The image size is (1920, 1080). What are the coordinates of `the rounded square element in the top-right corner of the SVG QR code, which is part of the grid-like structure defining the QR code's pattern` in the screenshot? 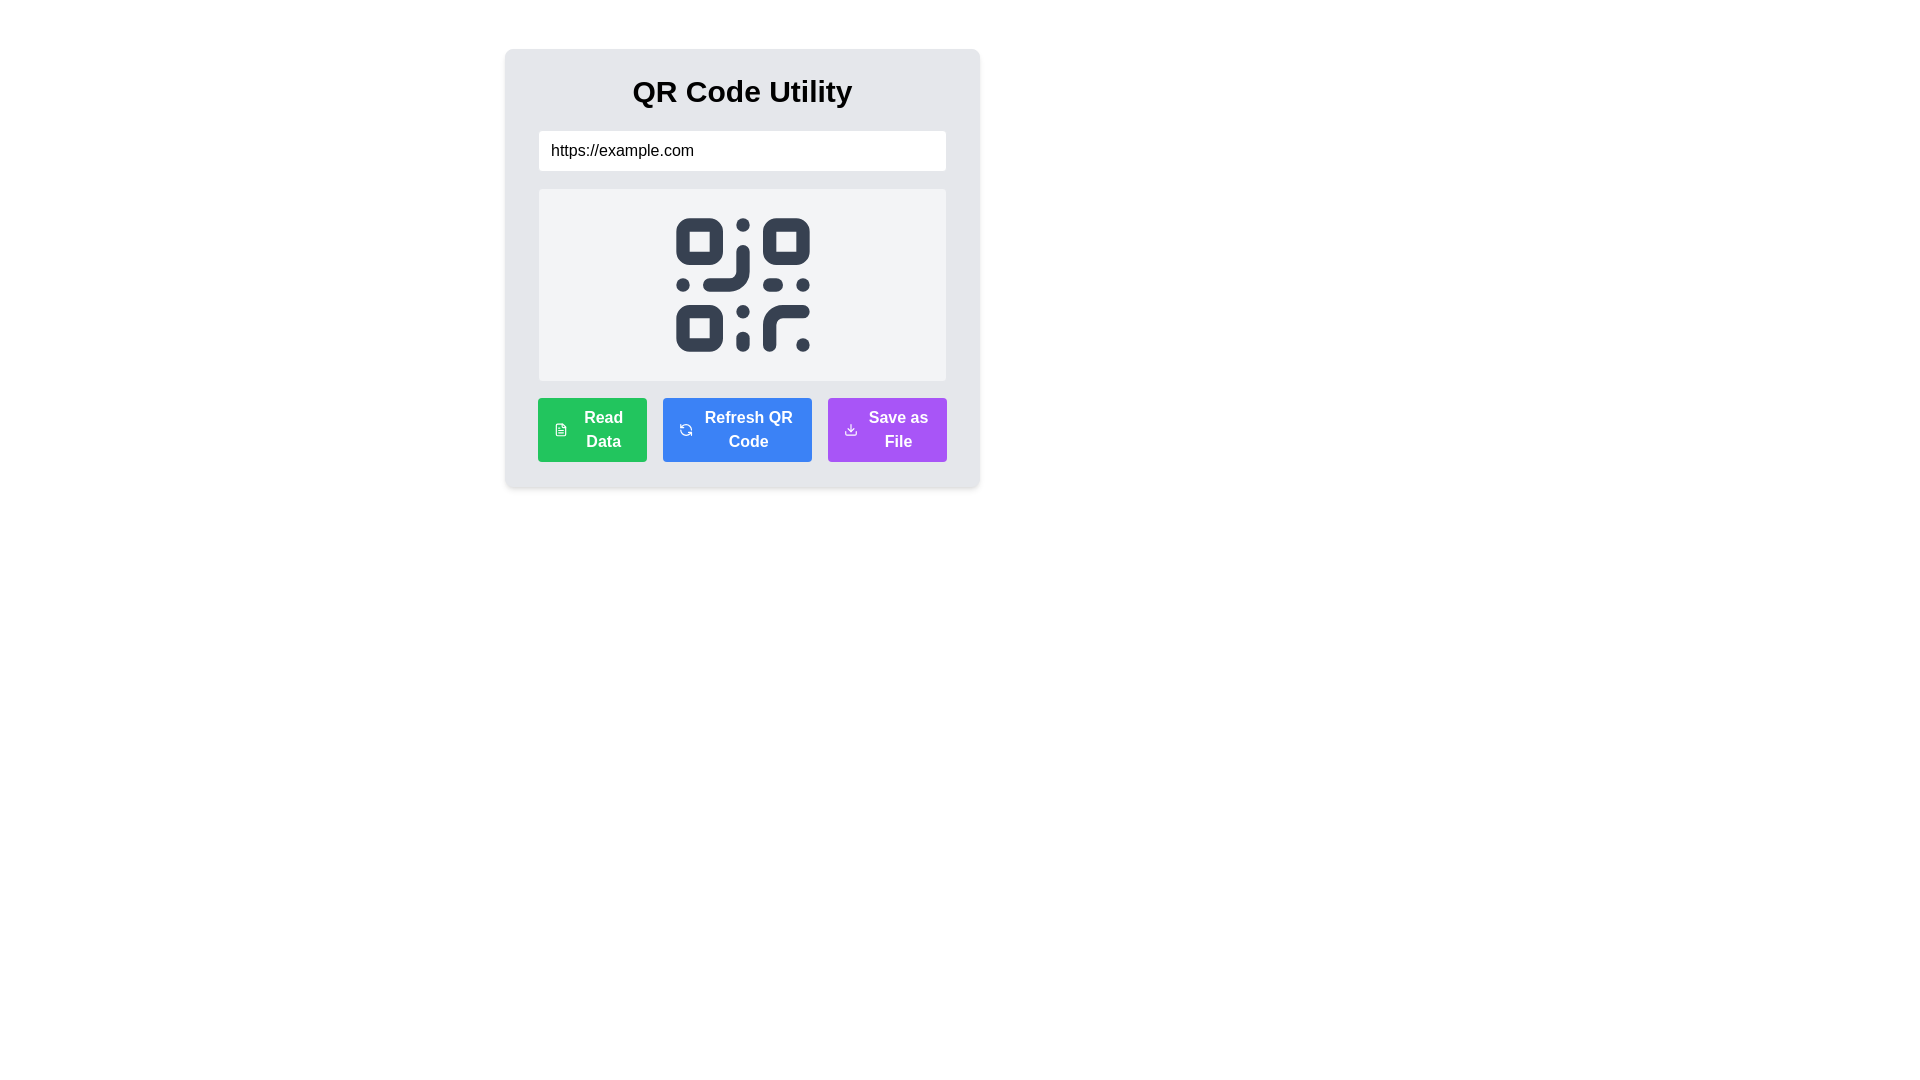 It's located at (784, 240).